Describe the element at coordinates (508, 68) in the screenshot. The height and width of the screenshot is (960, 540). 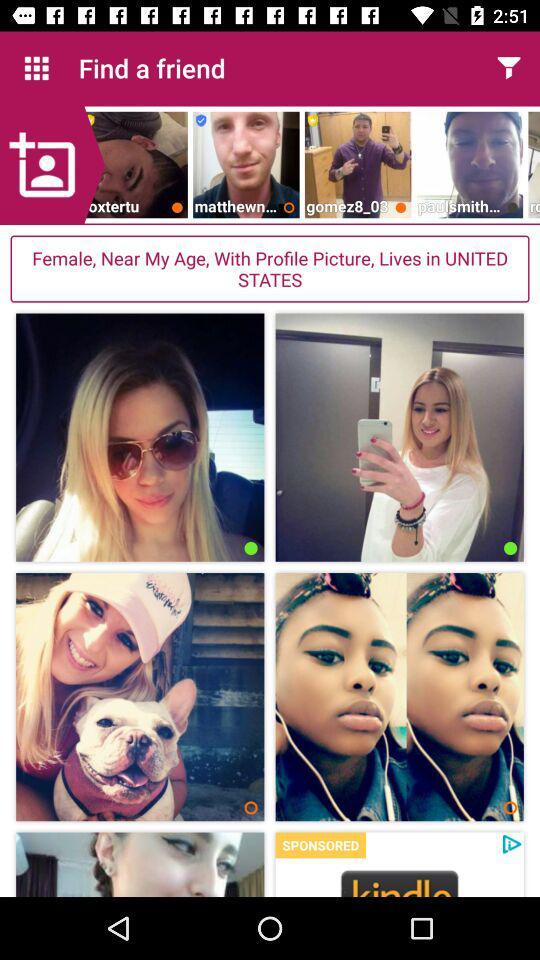
I see `fillter option` at that location.